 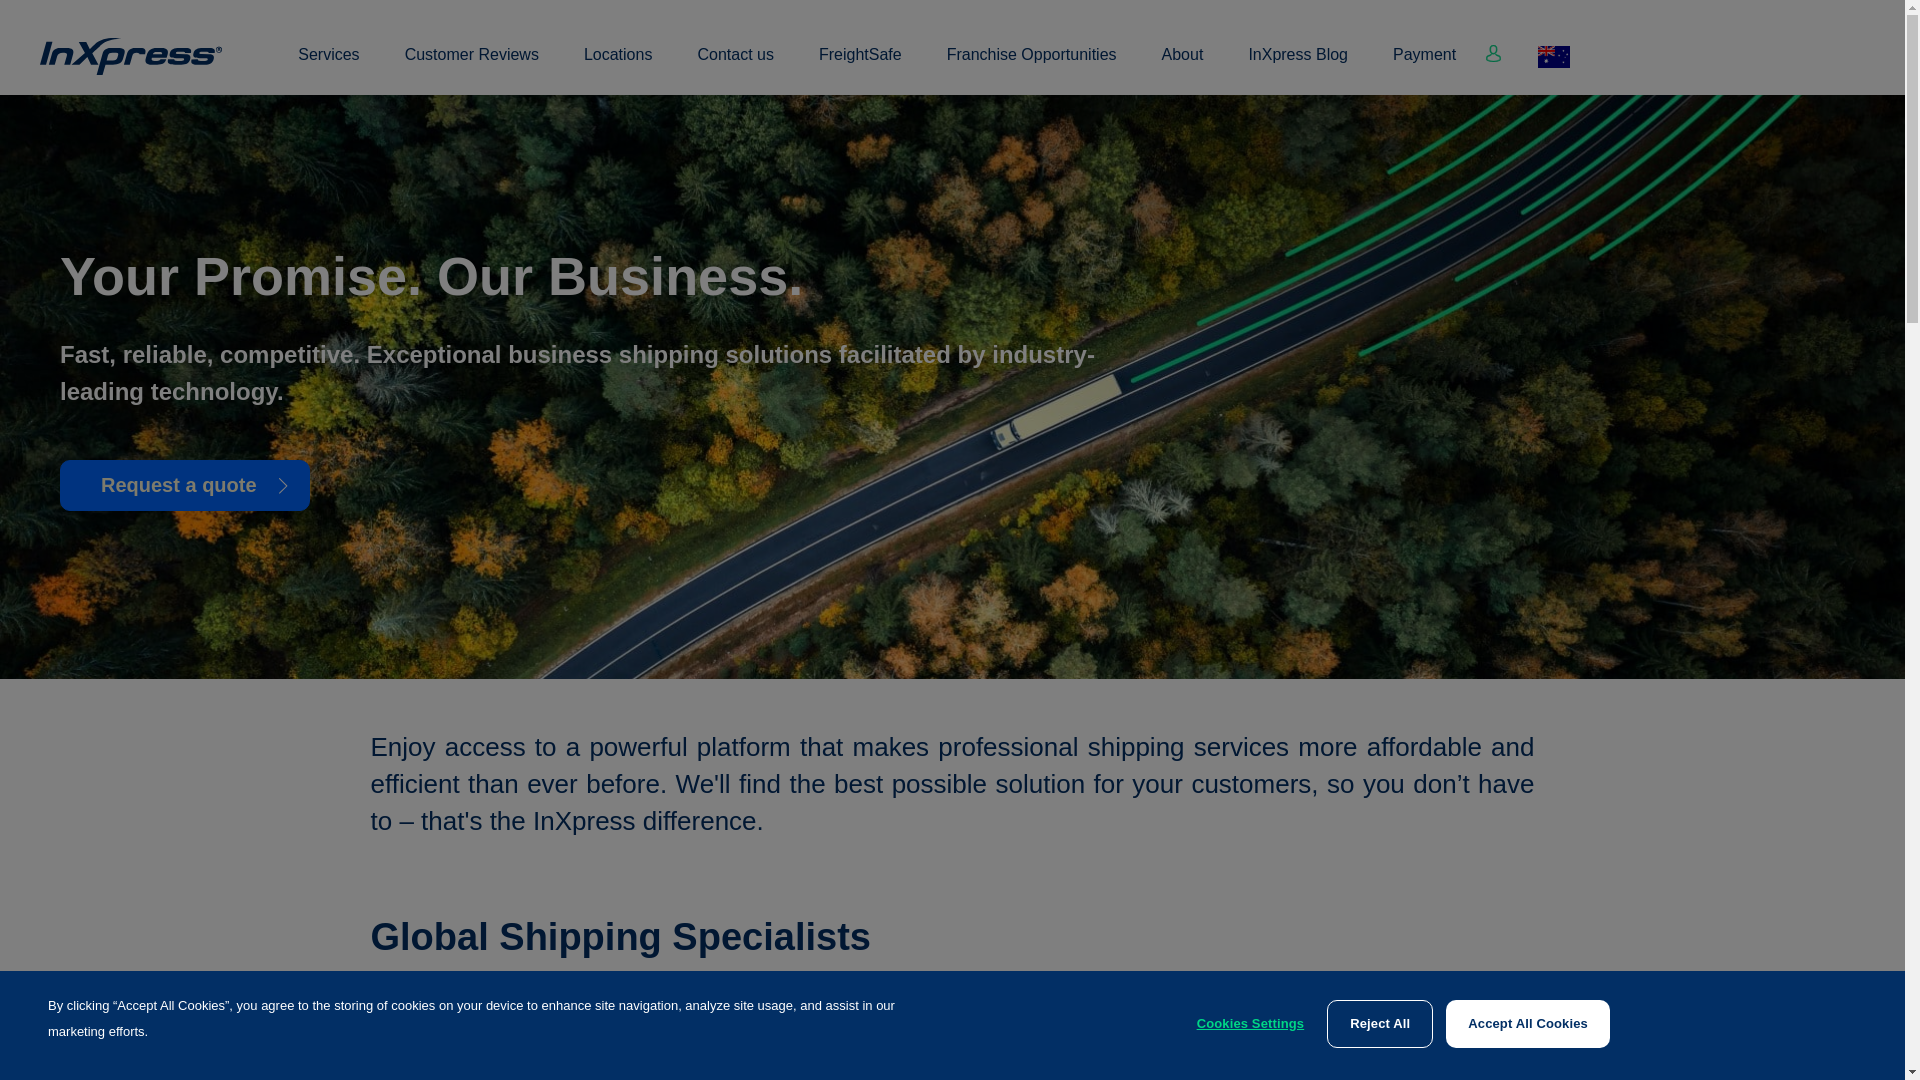 I want to click on 'Contact us', so click(x=733, y=65).